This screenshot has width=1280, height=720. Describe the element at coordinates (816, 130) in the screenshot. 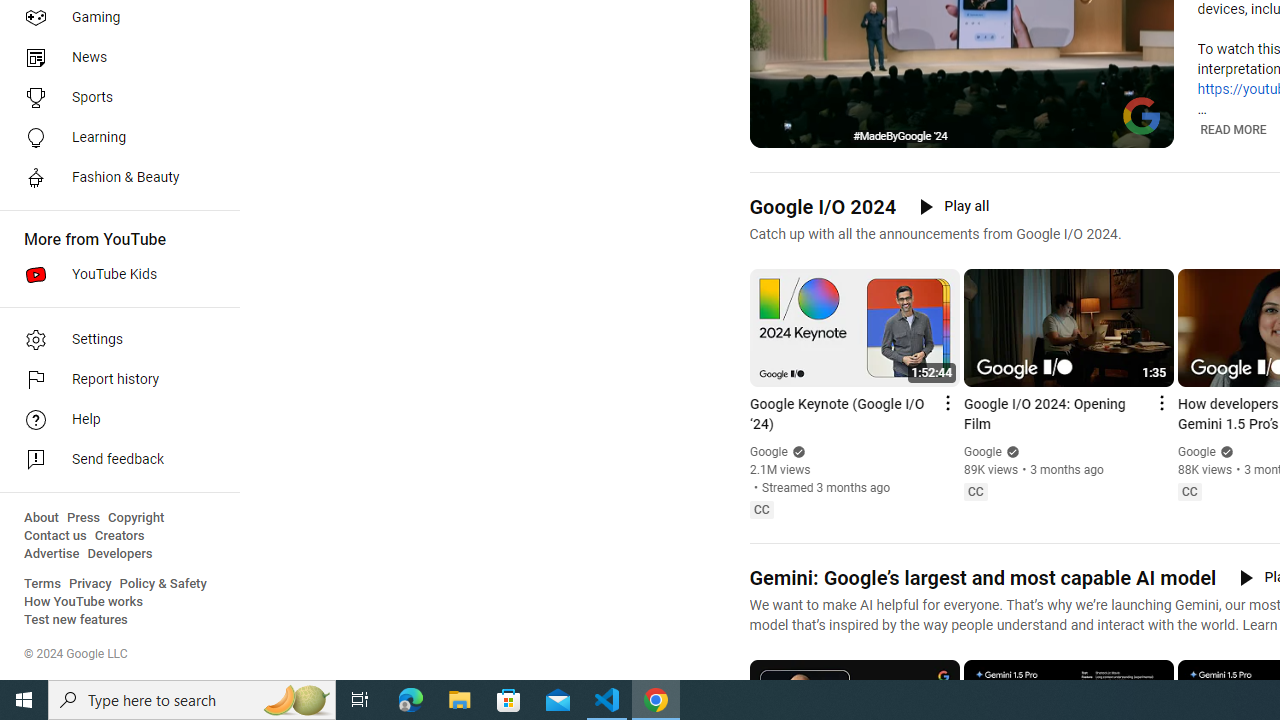

I see `'Mute (m)'` at that location.